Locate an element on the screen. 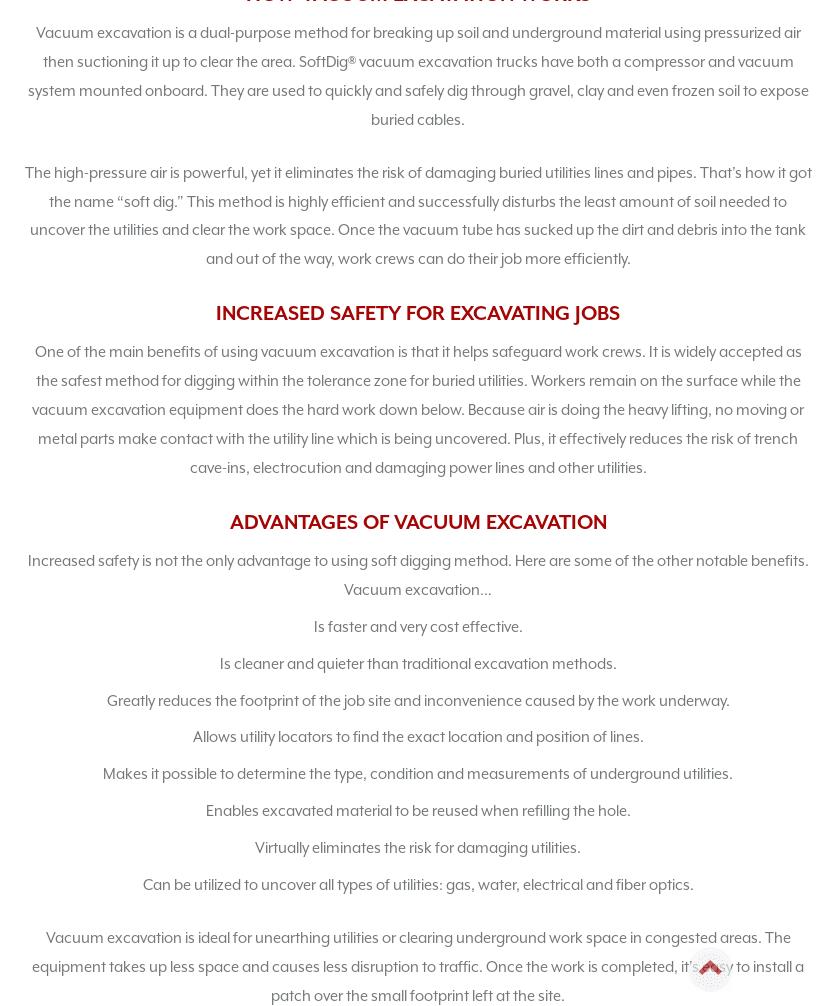  'One of the main benefits of using vacuum excavation is that it helps safeguard work crews. It is widely accepted as the safest method for digging within the tolerance zone for buried utilities. Workers remain on the surface while the vacuum excavation equipment does the hard work down below. Because air is doing the heavy lifting, no moving or metal parts make contact with the utility line which is being uncovered. Plus, it effectively reduces the risk of trench cave-ins, electrocution and damaging power lines and other utilities.' is located at coordinates (32, 408).